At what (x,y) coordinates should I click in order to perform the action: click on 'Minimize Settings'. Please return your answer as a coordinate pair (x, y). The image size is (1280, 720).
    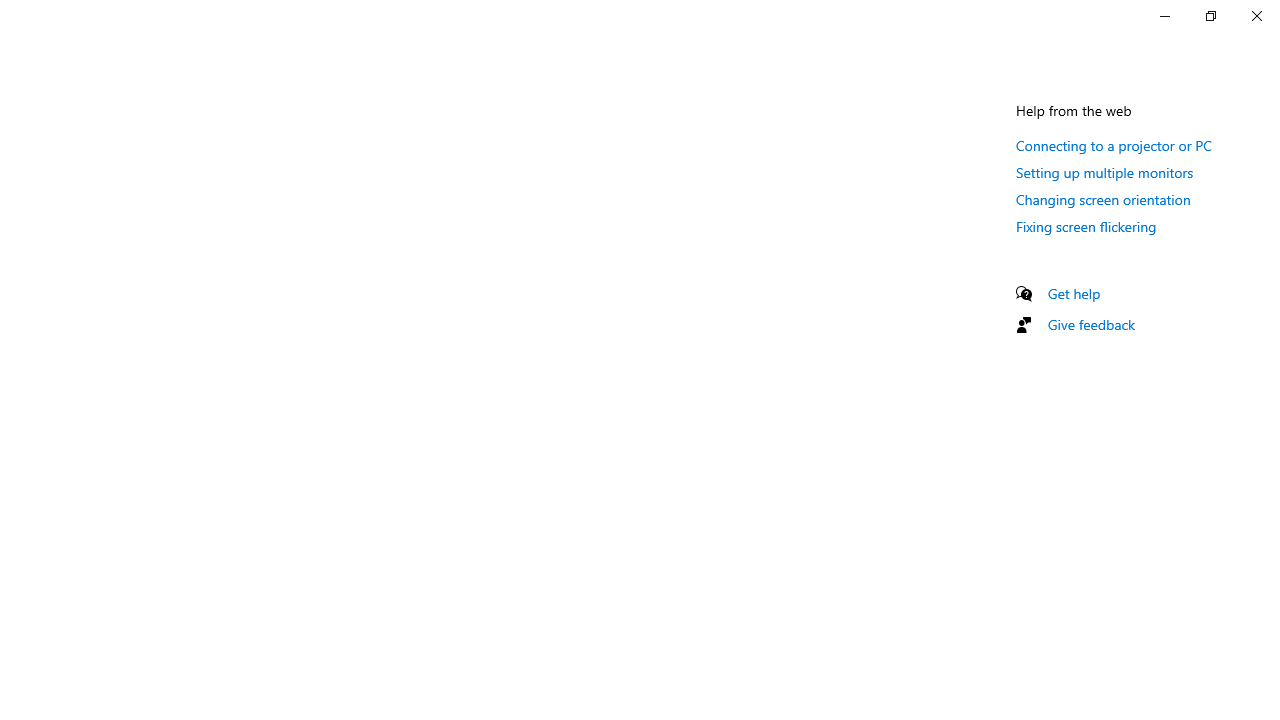
    Looking at the image, I should click on (1164, 15).